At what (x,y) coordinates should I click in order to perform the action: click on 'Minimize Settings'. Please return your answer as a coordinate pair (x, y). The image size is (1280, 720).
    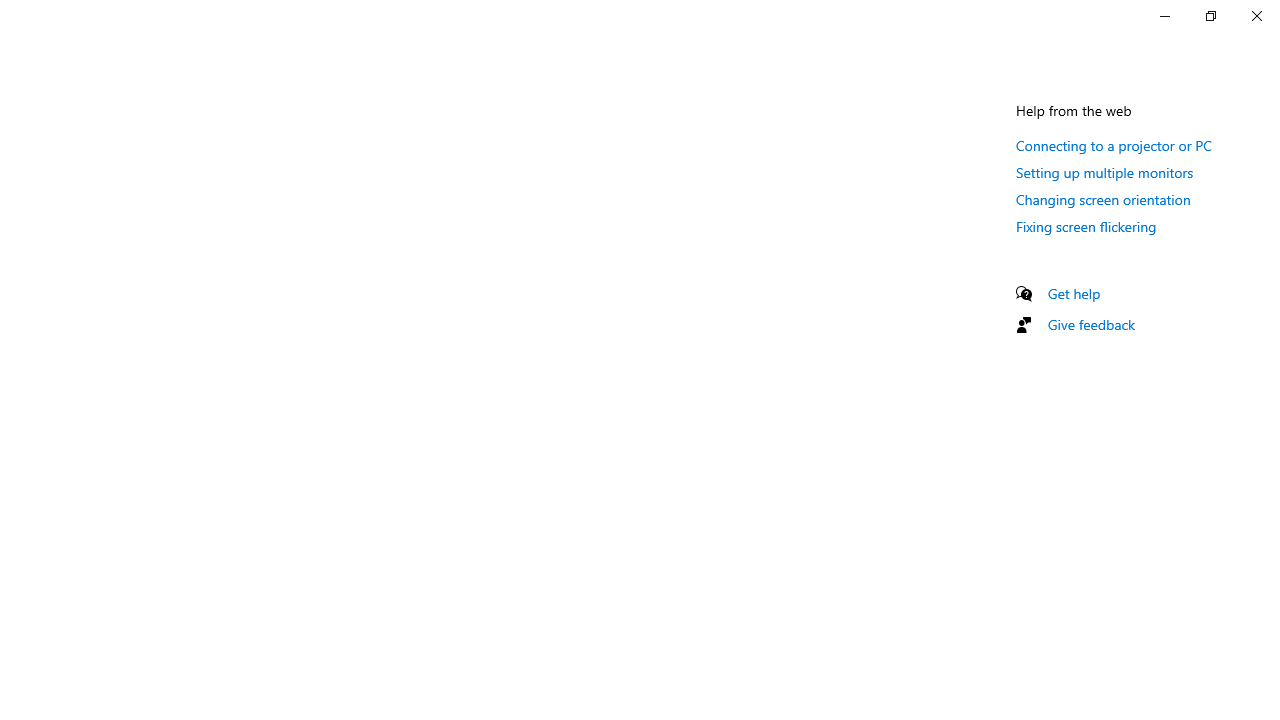
    Looking at the image, I should click on (1164, 15).